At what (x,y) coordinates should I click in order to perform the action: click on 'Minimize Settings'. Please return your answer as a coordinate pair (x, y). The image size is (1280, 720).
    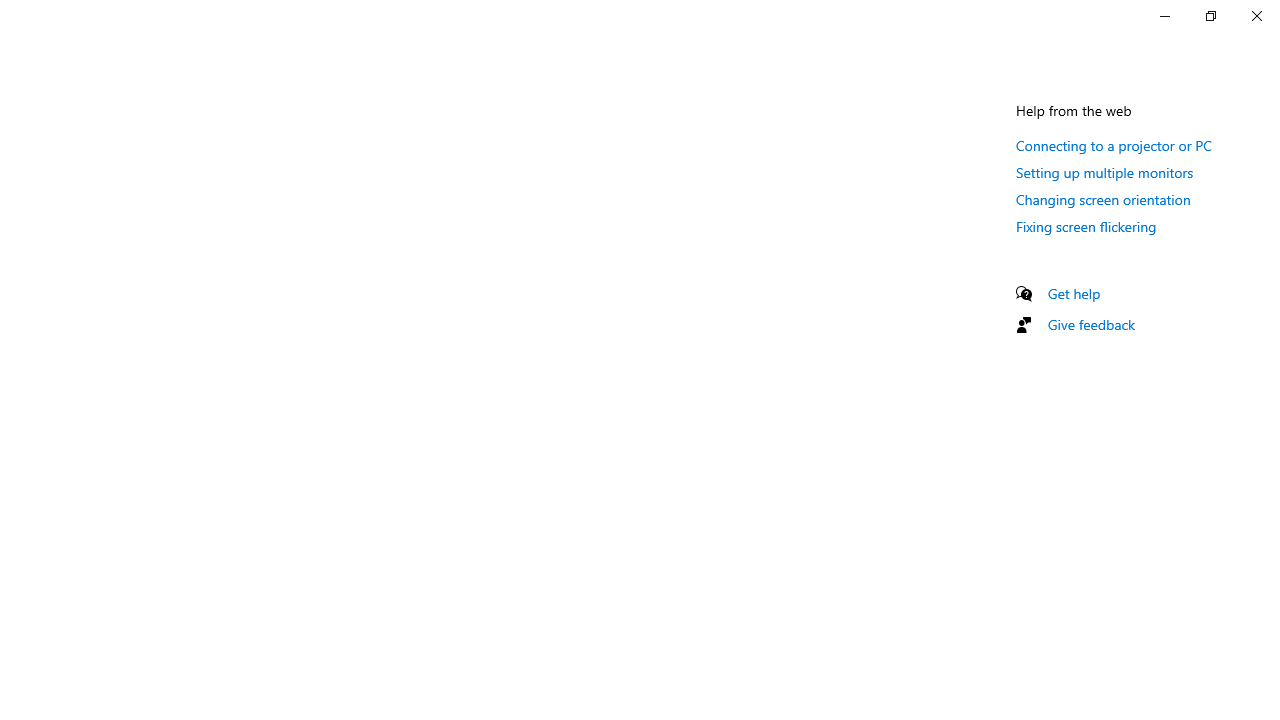
    Looking at the image, I should click on (1164, 15).